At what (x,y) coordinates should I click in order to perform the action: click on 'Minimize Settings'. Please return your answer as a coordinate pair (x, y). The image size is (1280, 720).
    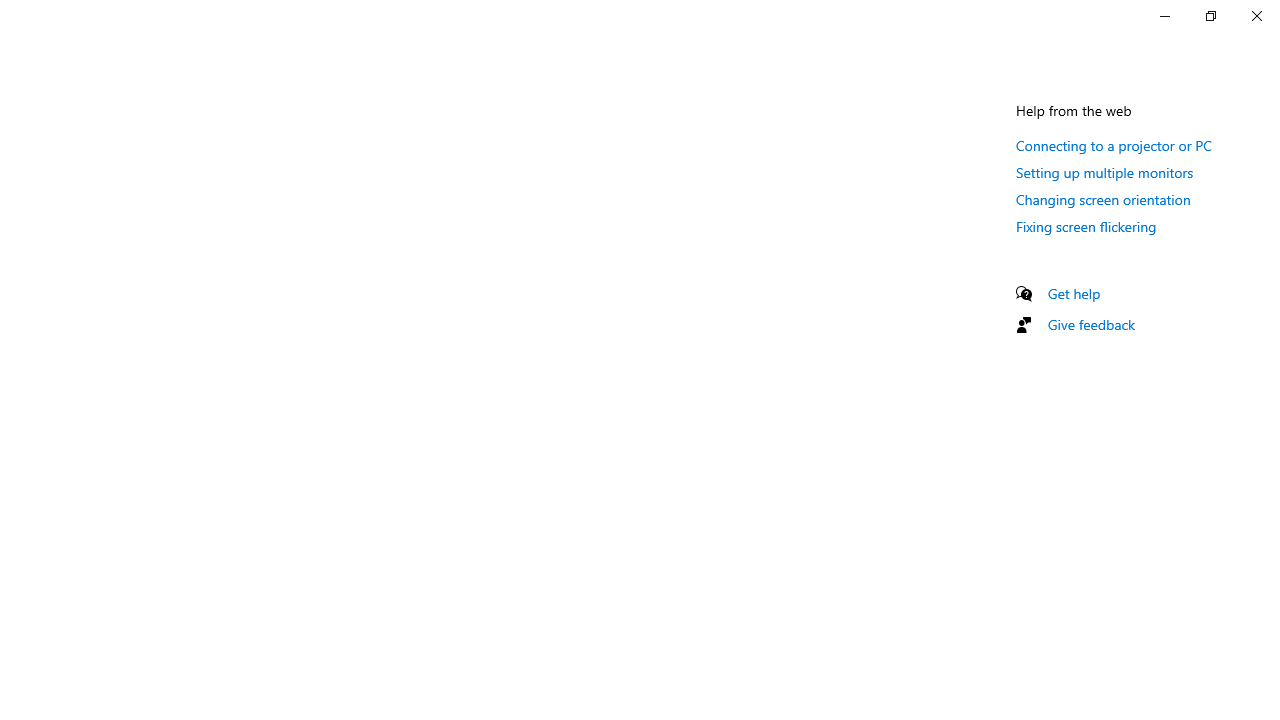
    Looking at the image, I should click on (1164, 15).